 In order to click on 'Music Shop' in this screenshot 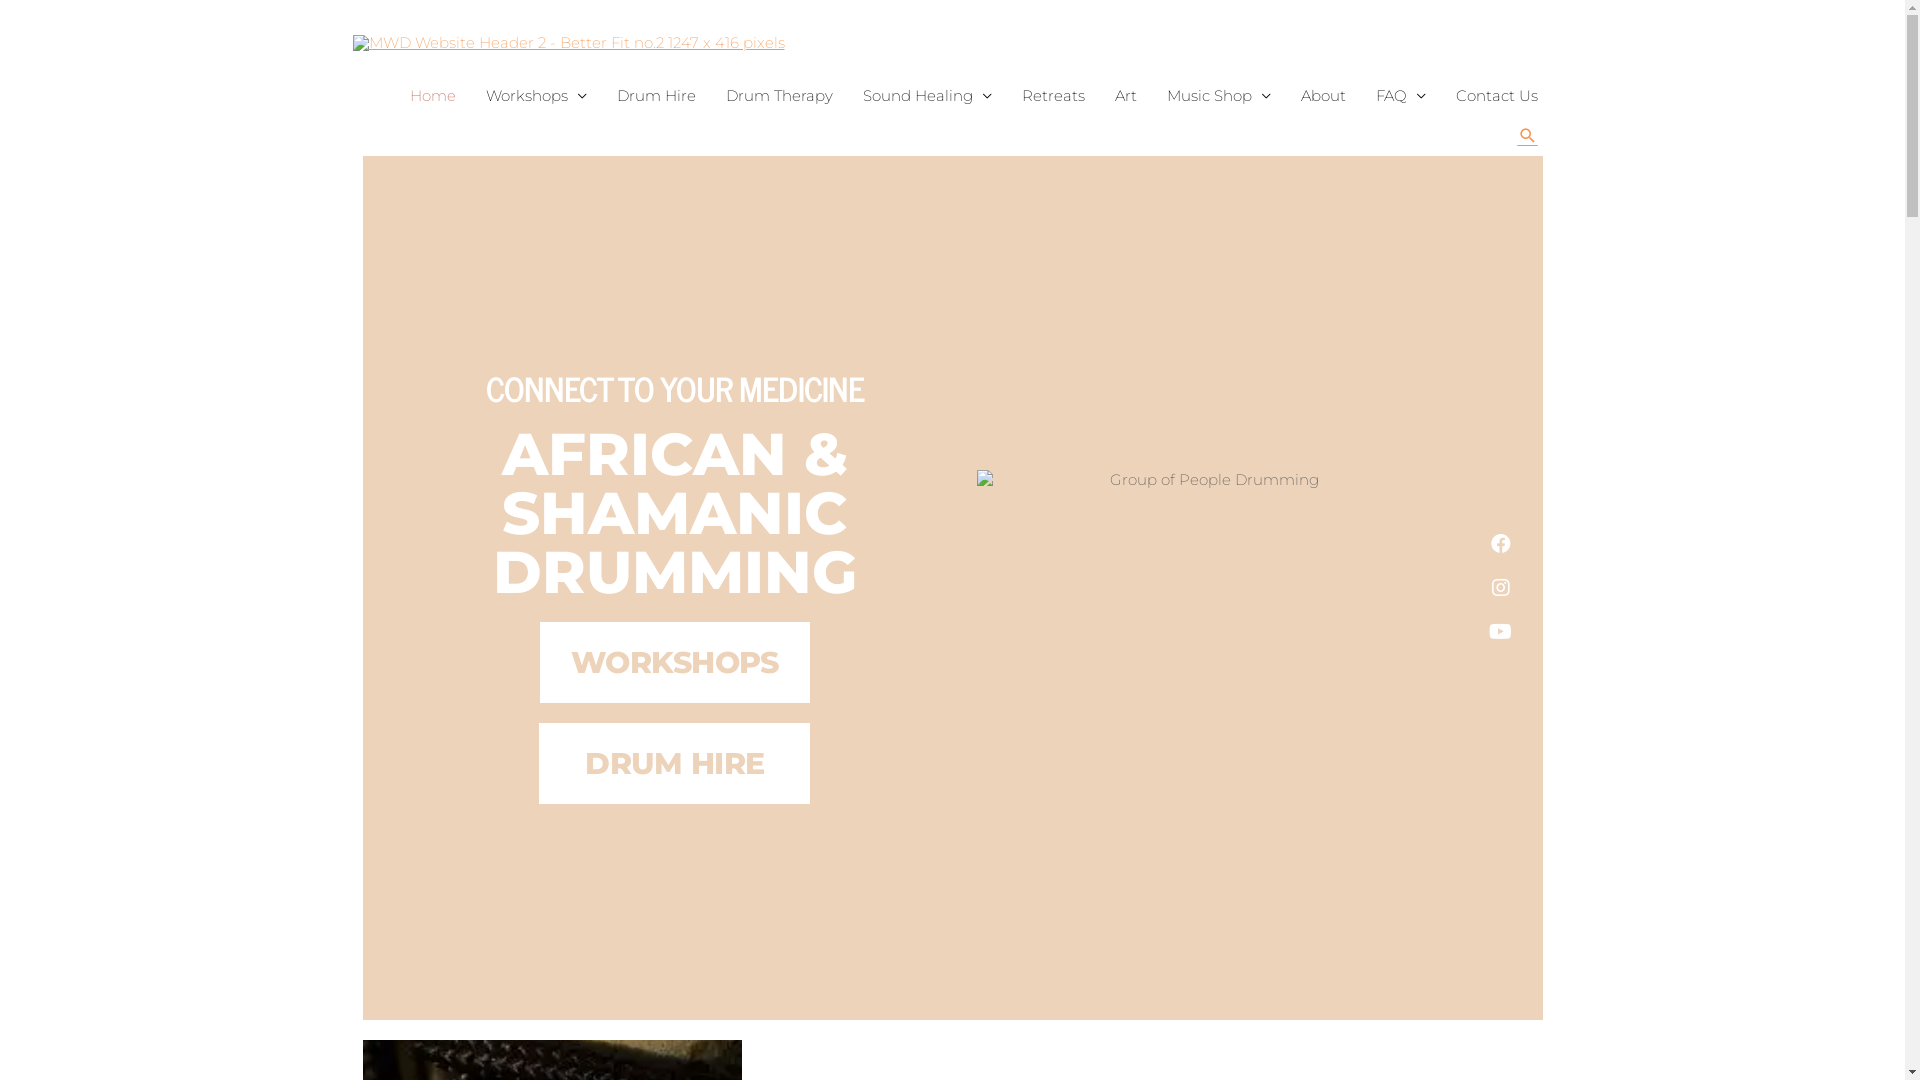, I will do `click(1218, 96)`.